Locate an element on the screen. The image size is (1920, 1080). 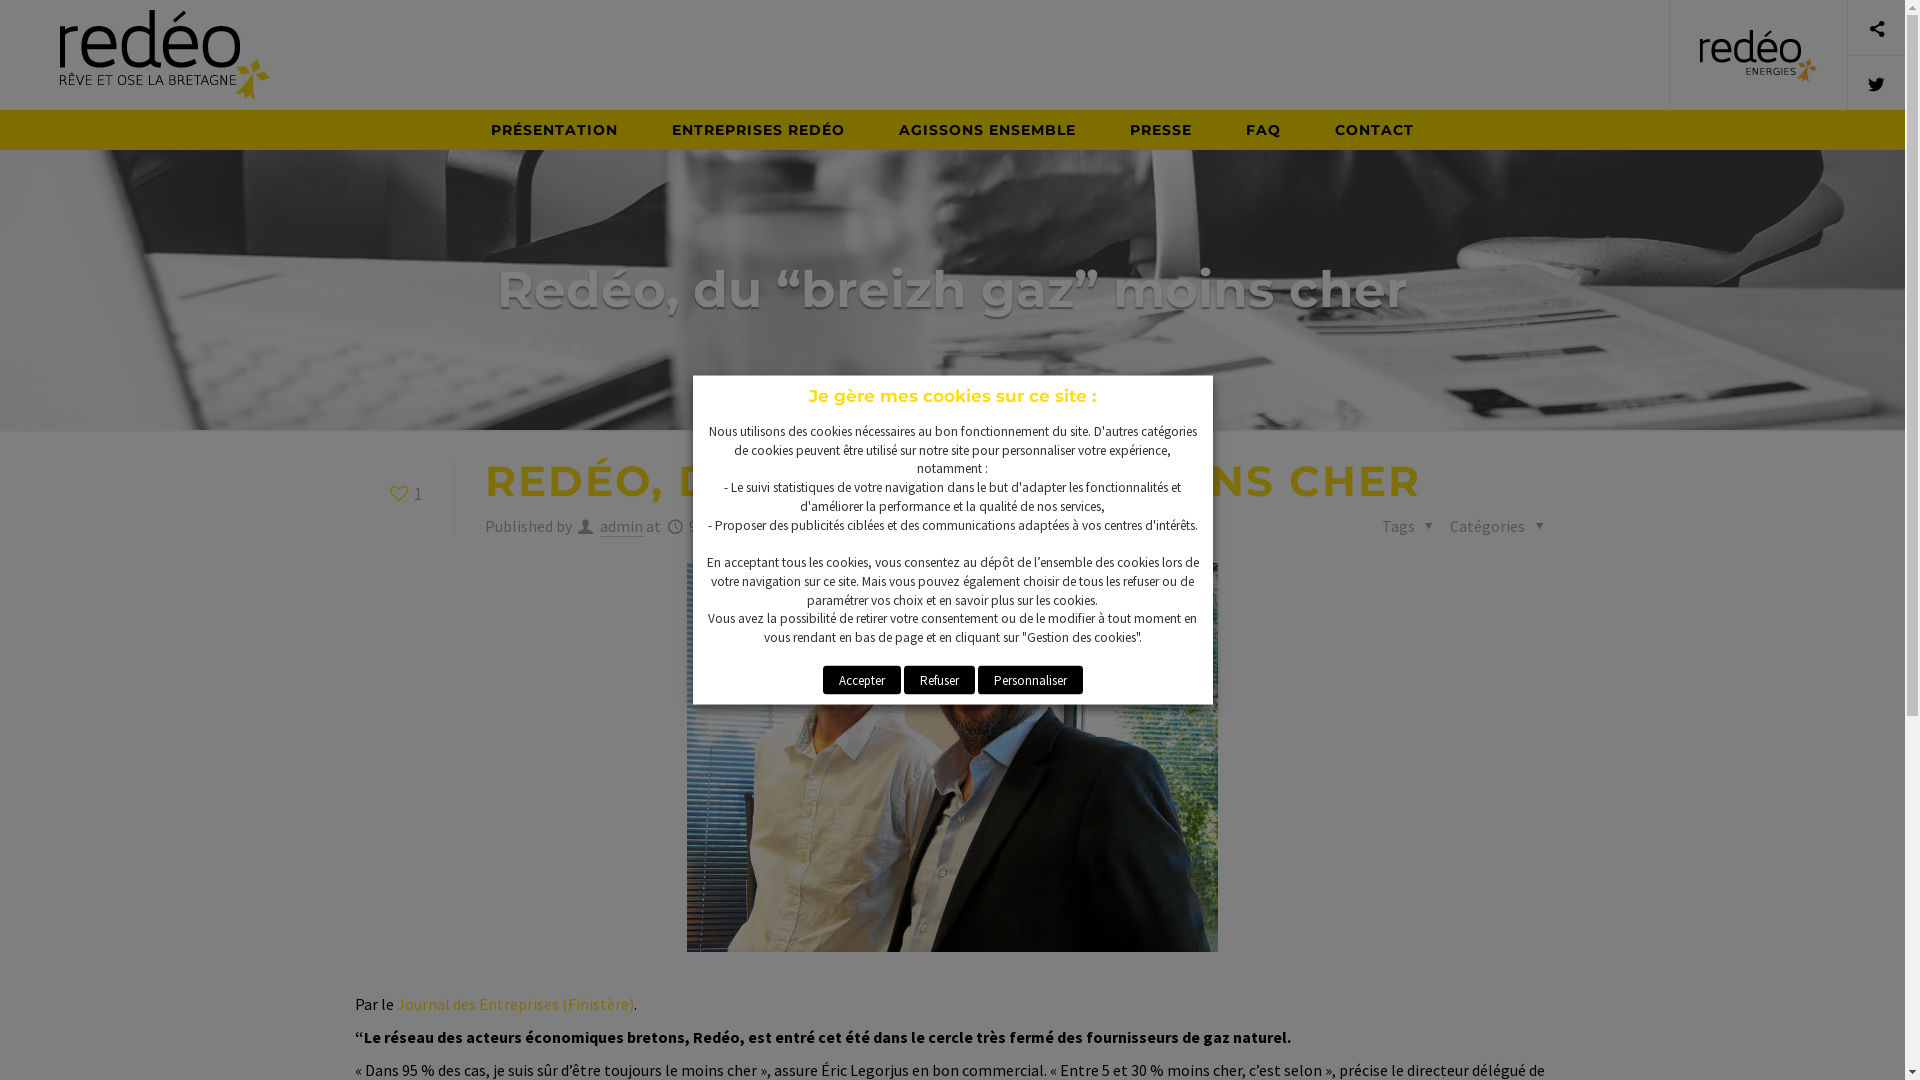
'AGISSONS ENSEMBLE' is located at coordinates (872, 130).